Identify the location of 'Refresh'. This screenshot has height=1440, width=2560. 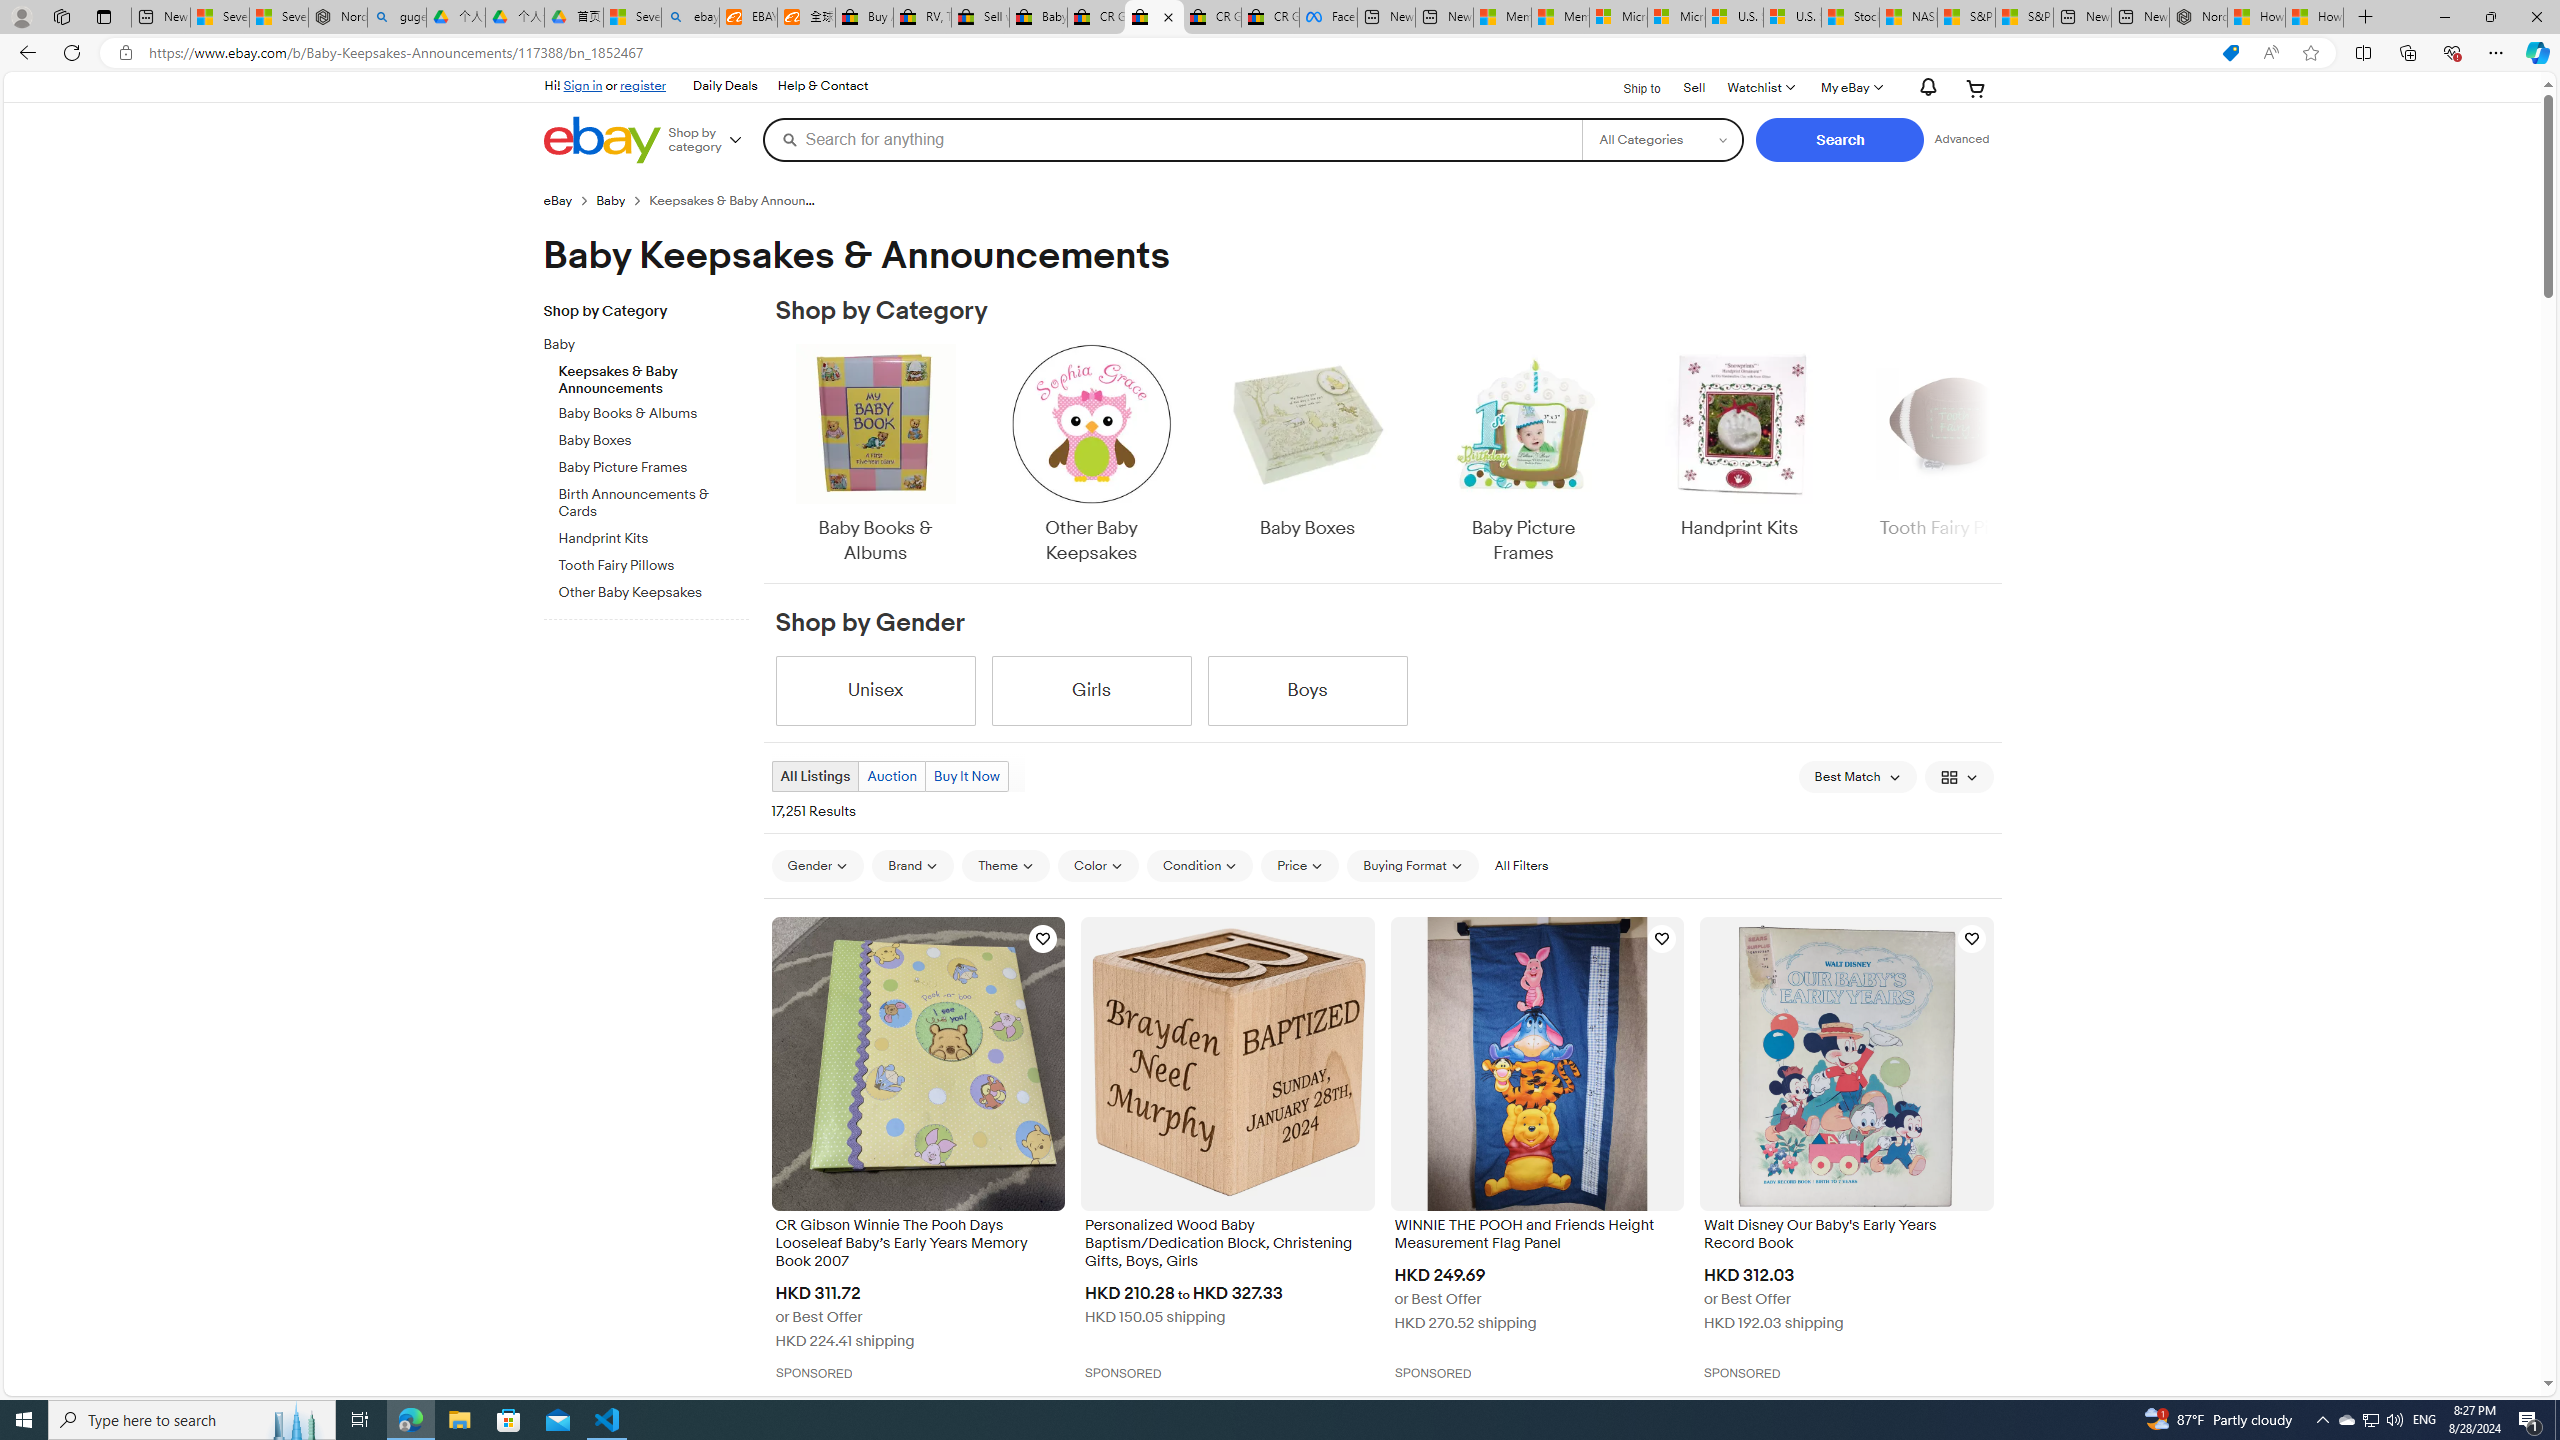
(70, 51).